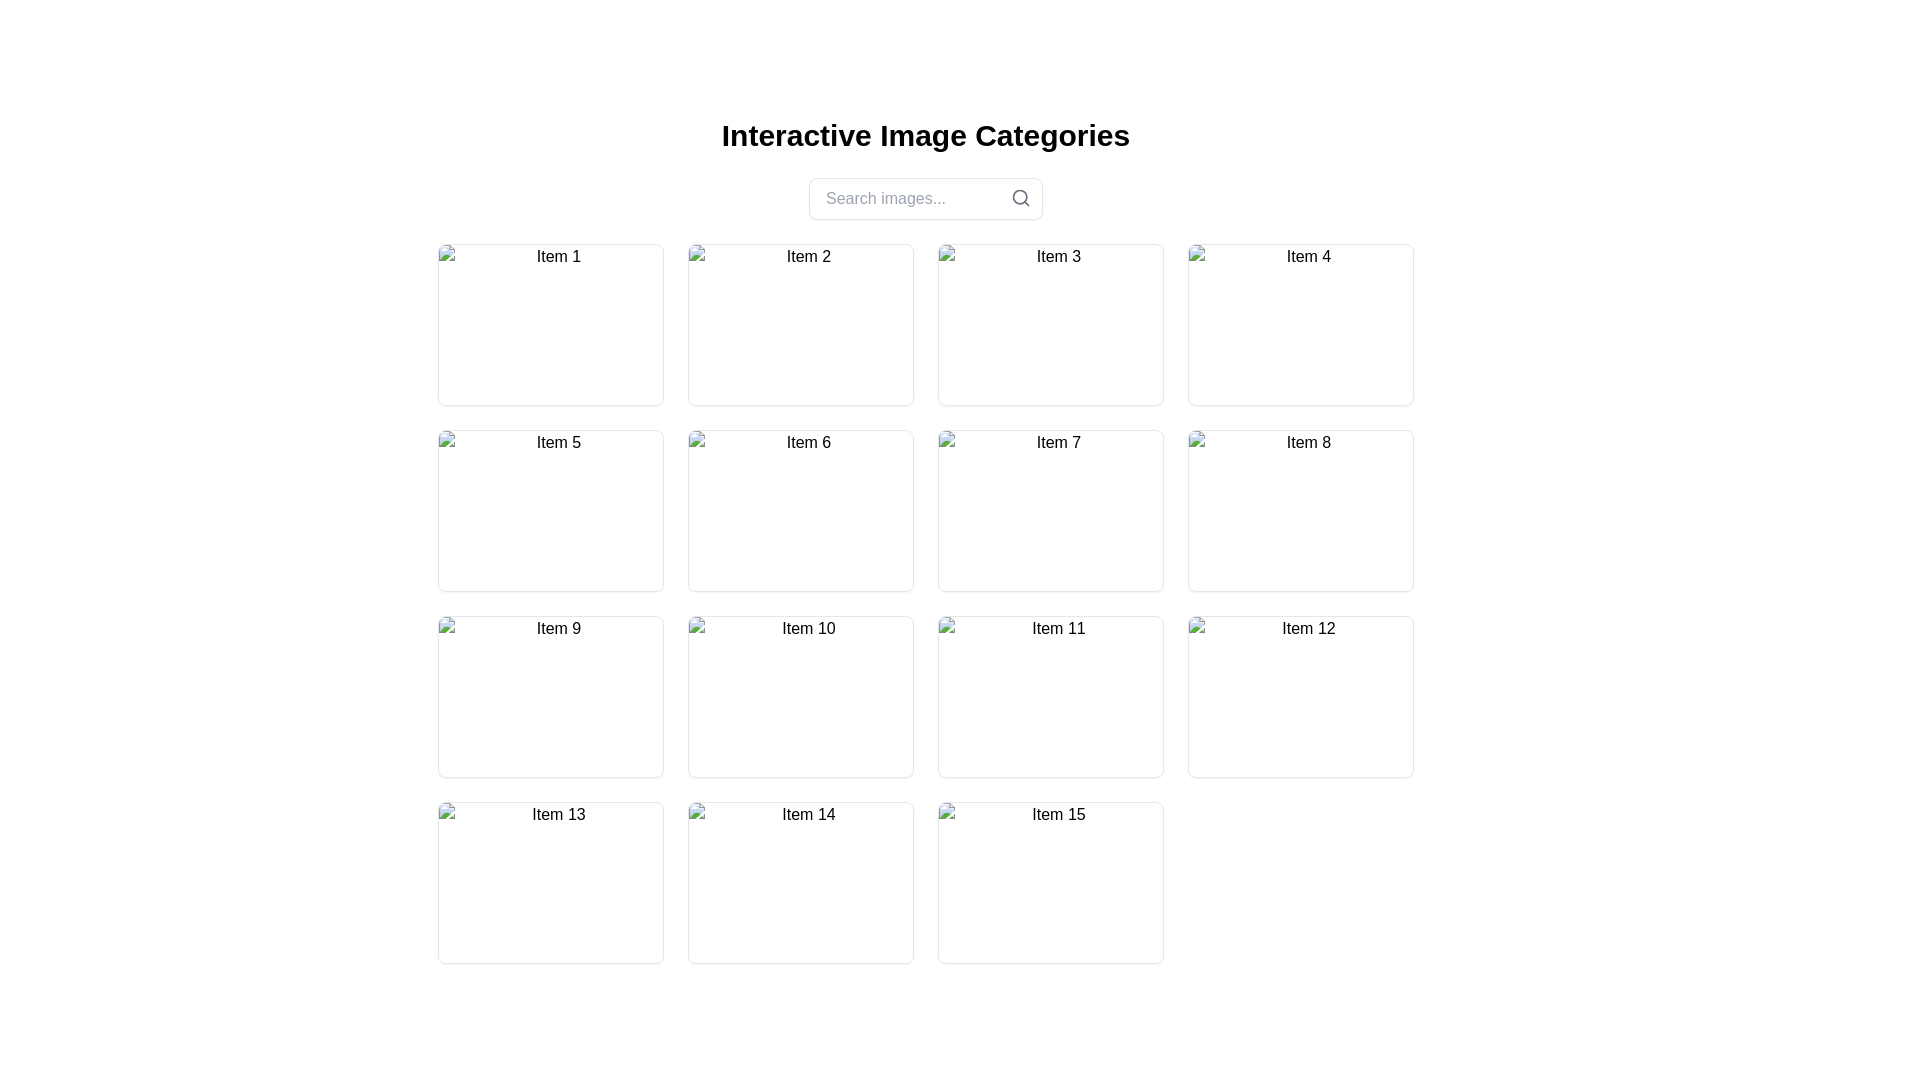 The width and height of the screenshot is (1920, 1080). Describe the element at coordinates (1021, 197) in the screenshot. I see `the magnifying glass-shaped search icon located at the right side of the search bar to initiate a search action` at that location.